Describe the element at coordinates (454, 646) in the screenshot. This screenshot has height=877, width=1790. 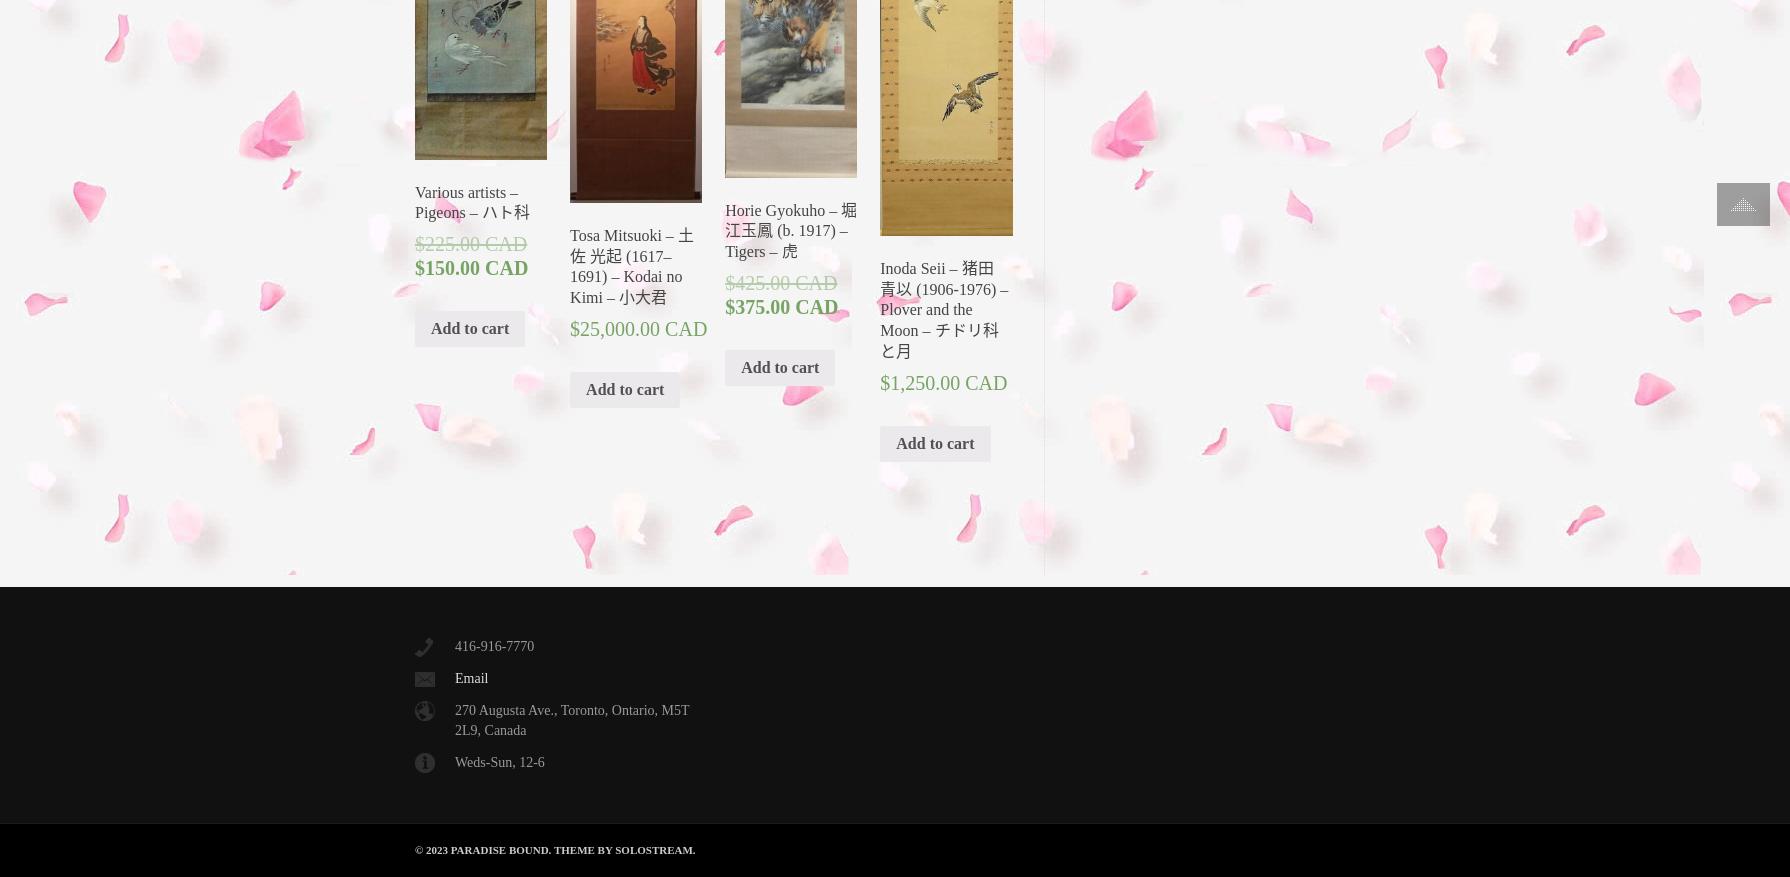
I see `'416-916-7770'` at that location.